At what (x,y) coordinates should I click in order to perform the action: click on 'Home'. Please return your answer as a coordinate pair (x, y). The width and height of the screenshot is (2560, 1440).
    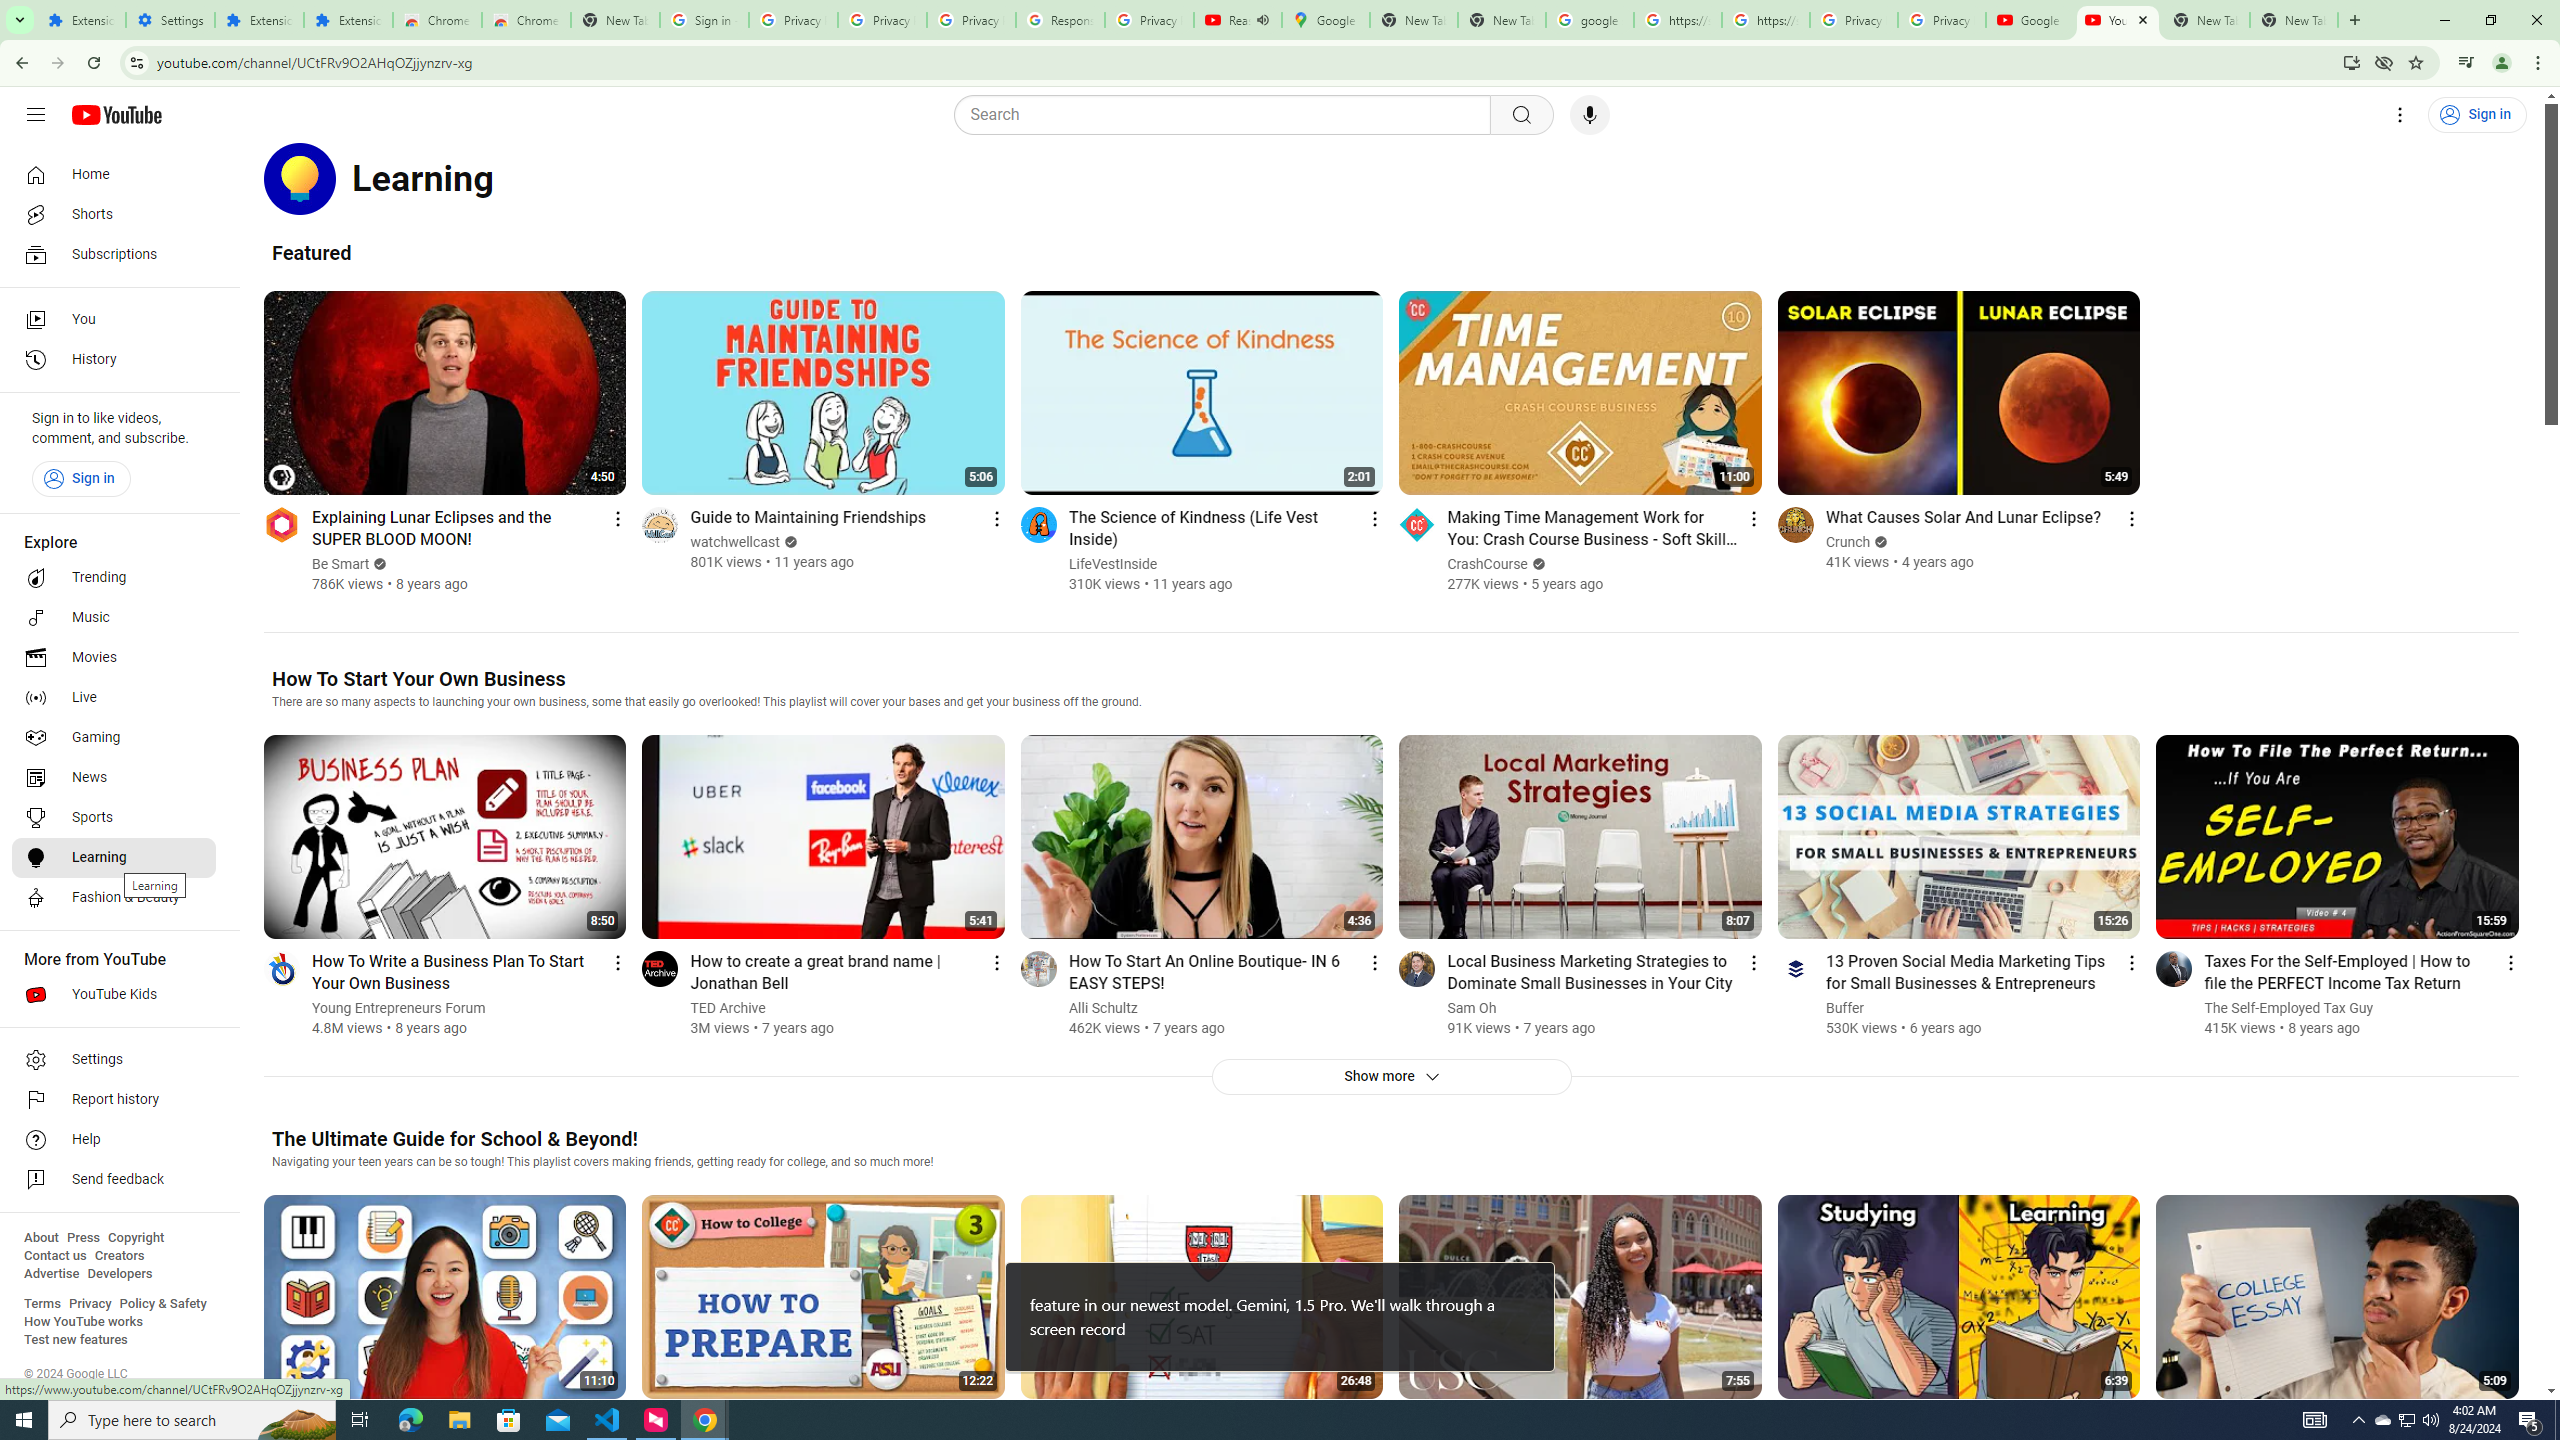
    Looking at the image, I should click on (113, 173).